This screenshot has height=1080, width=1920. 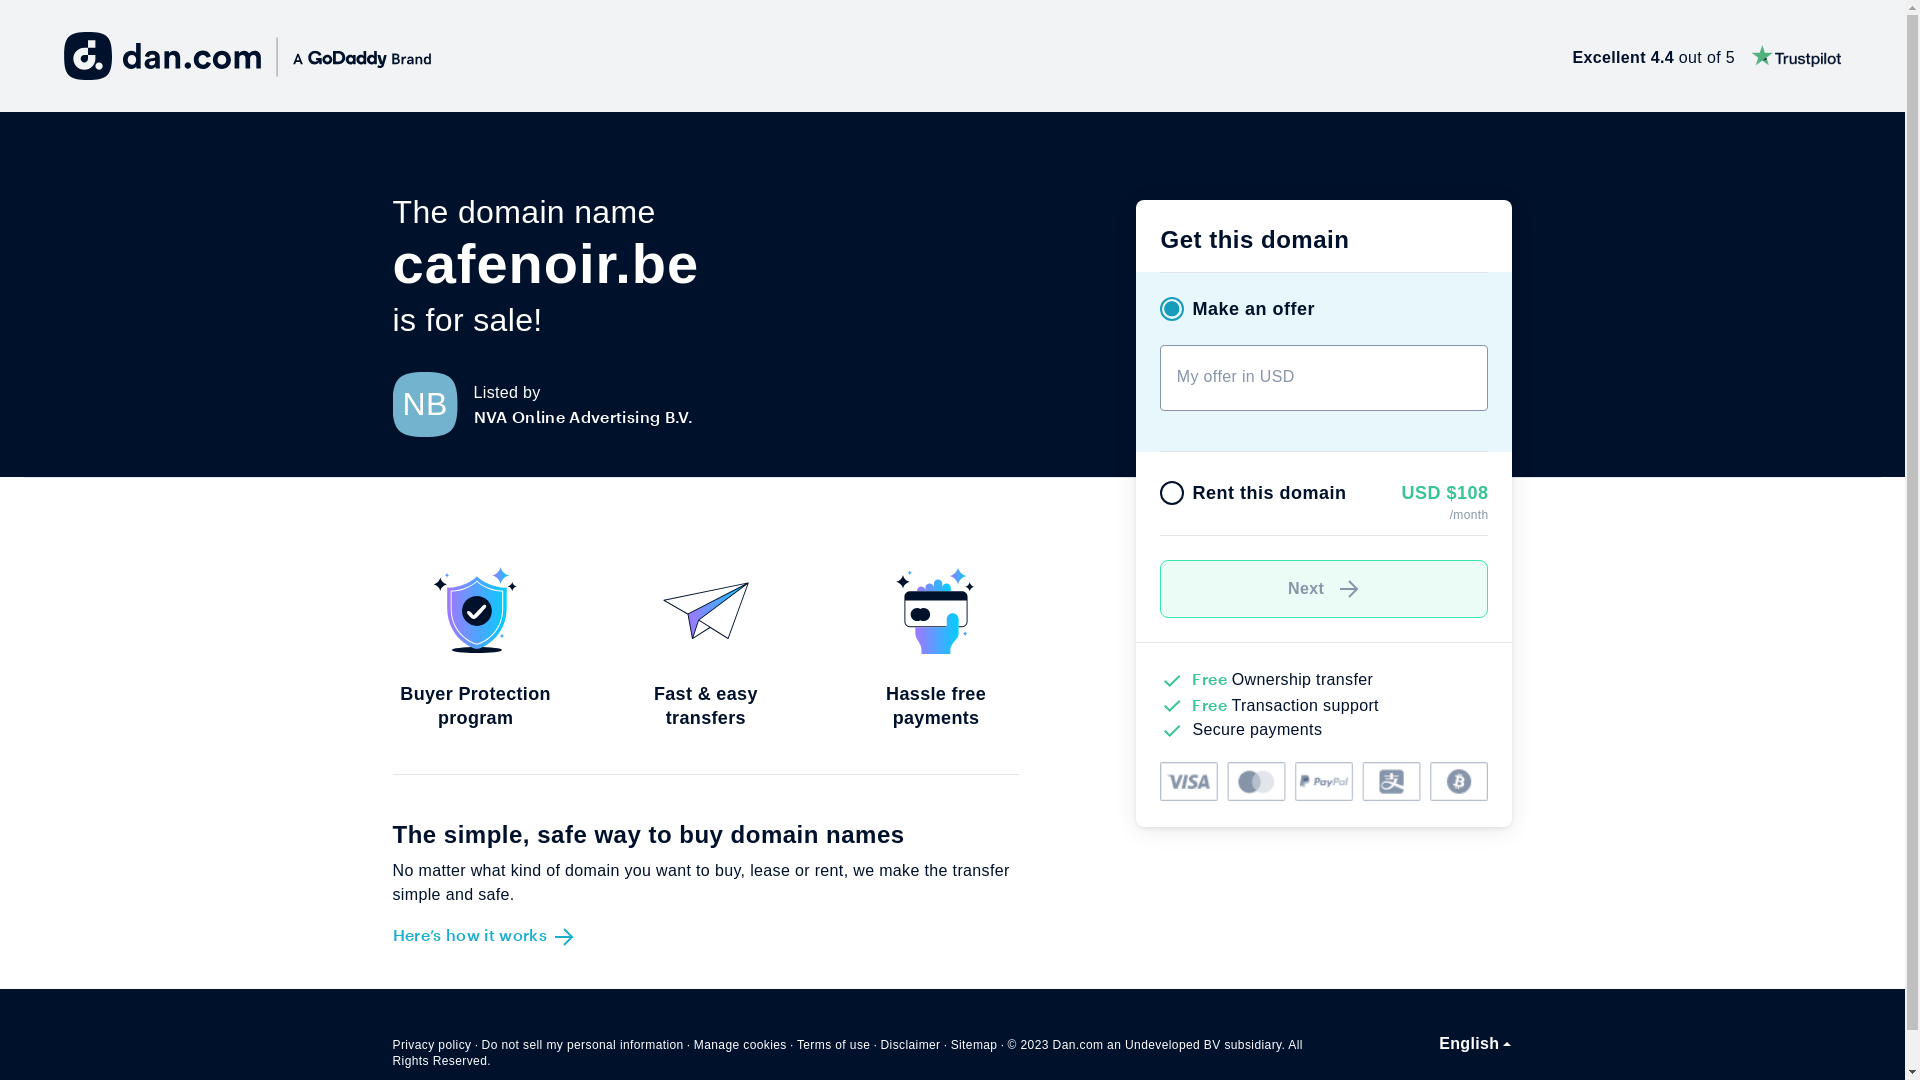 What do you see at coordinates (1437, 1043) in the screenshot?
I see `'English'` at bounding box center [1437, 1043].